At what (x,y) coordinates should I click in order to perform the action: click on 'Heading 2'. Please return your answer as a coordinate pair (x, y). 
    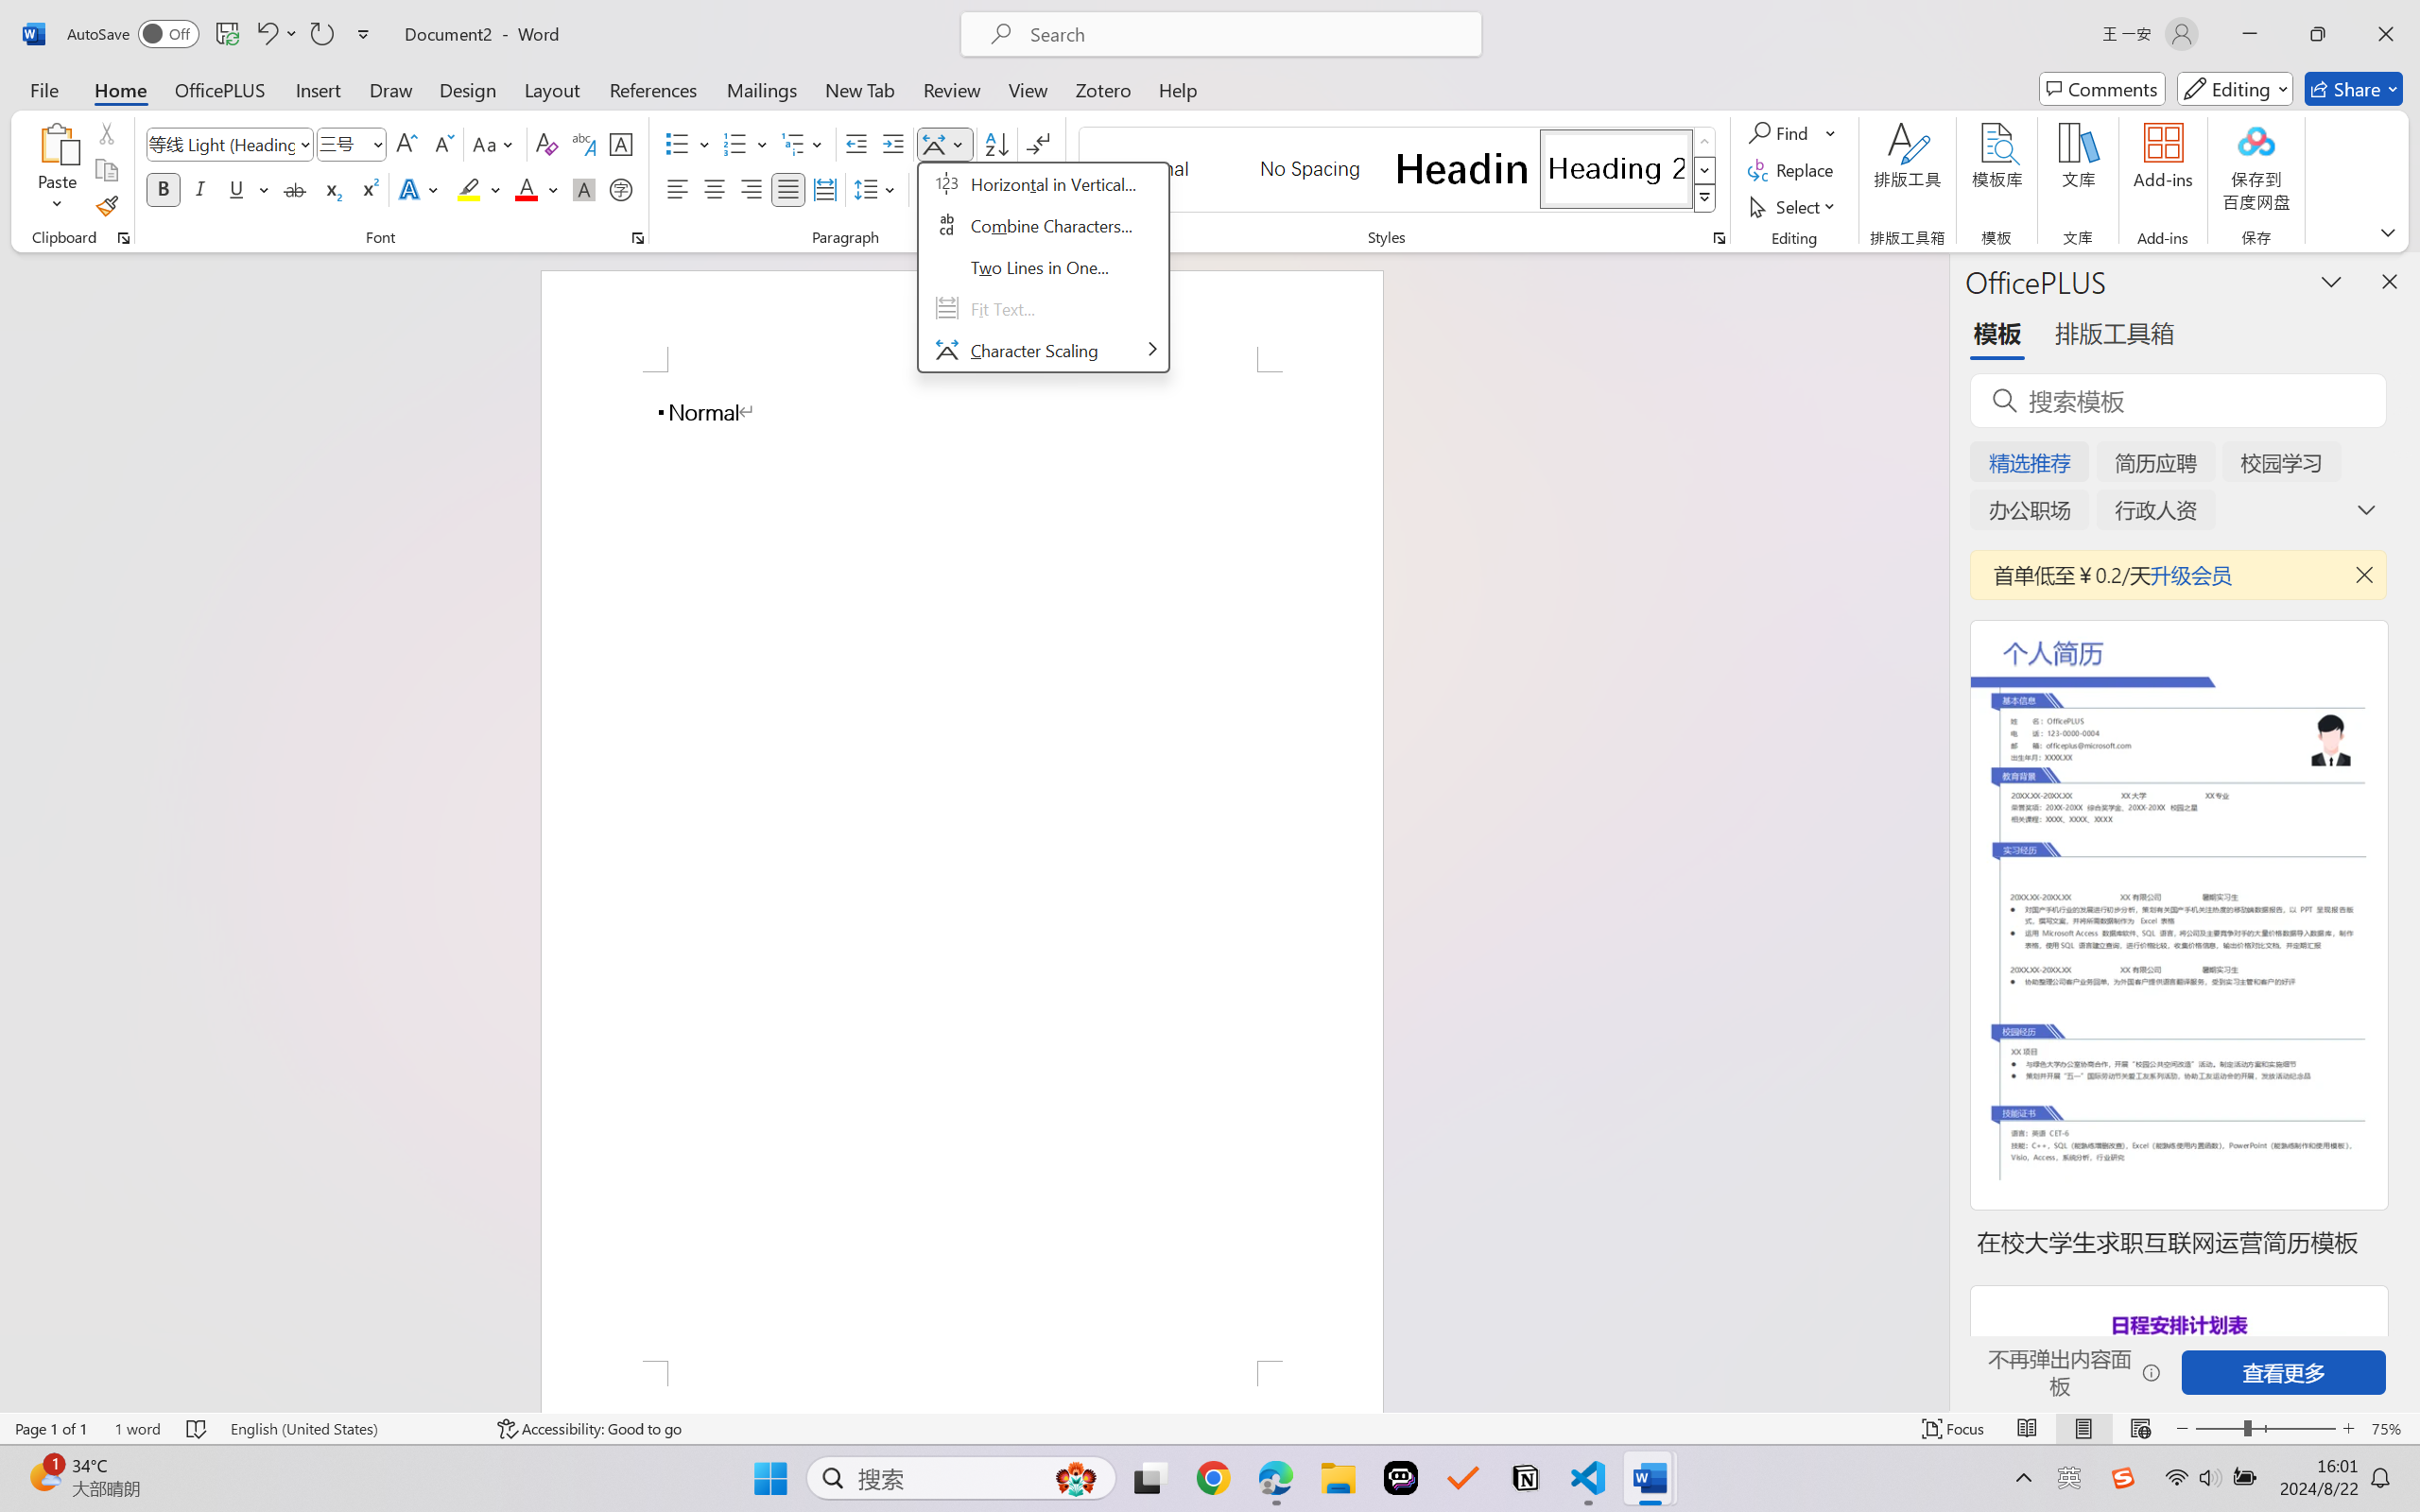
    Looking at the image, I should click on (1616, 168).